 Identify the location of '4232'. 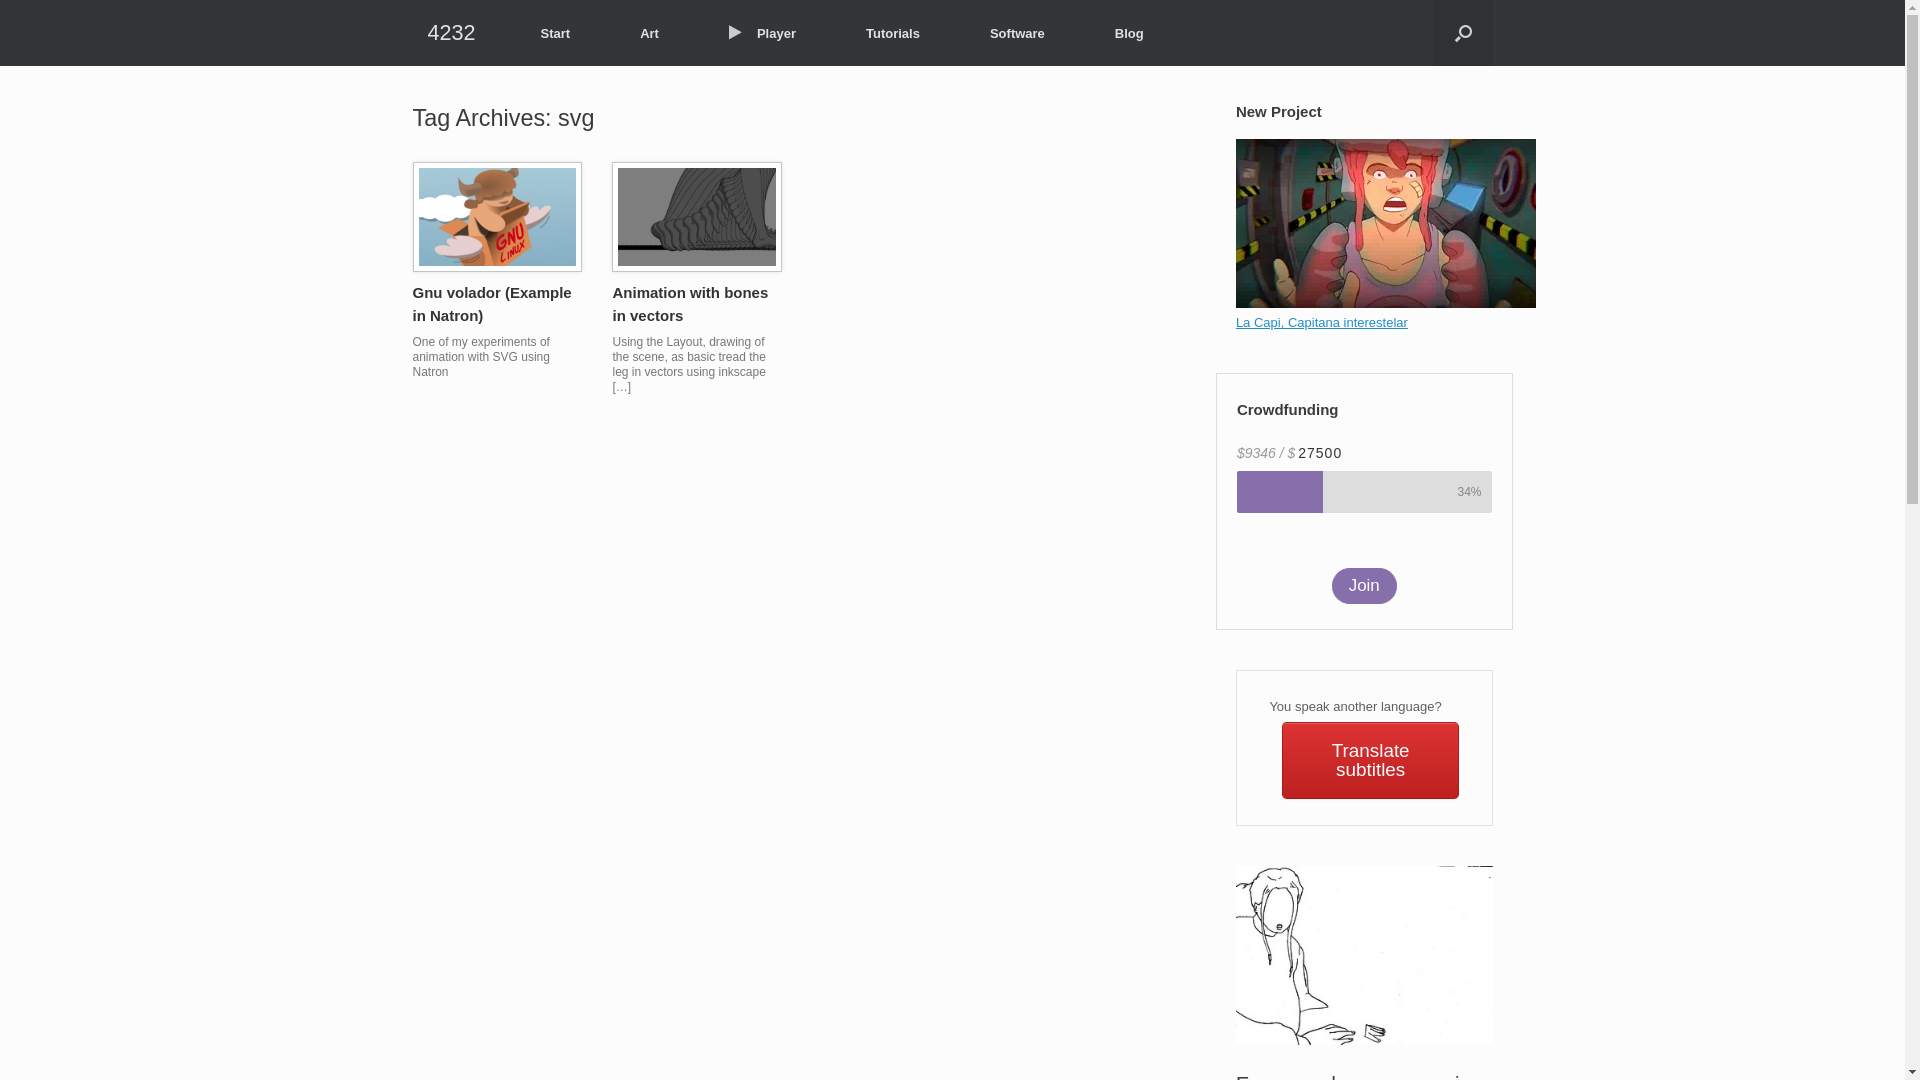
(450, 33).